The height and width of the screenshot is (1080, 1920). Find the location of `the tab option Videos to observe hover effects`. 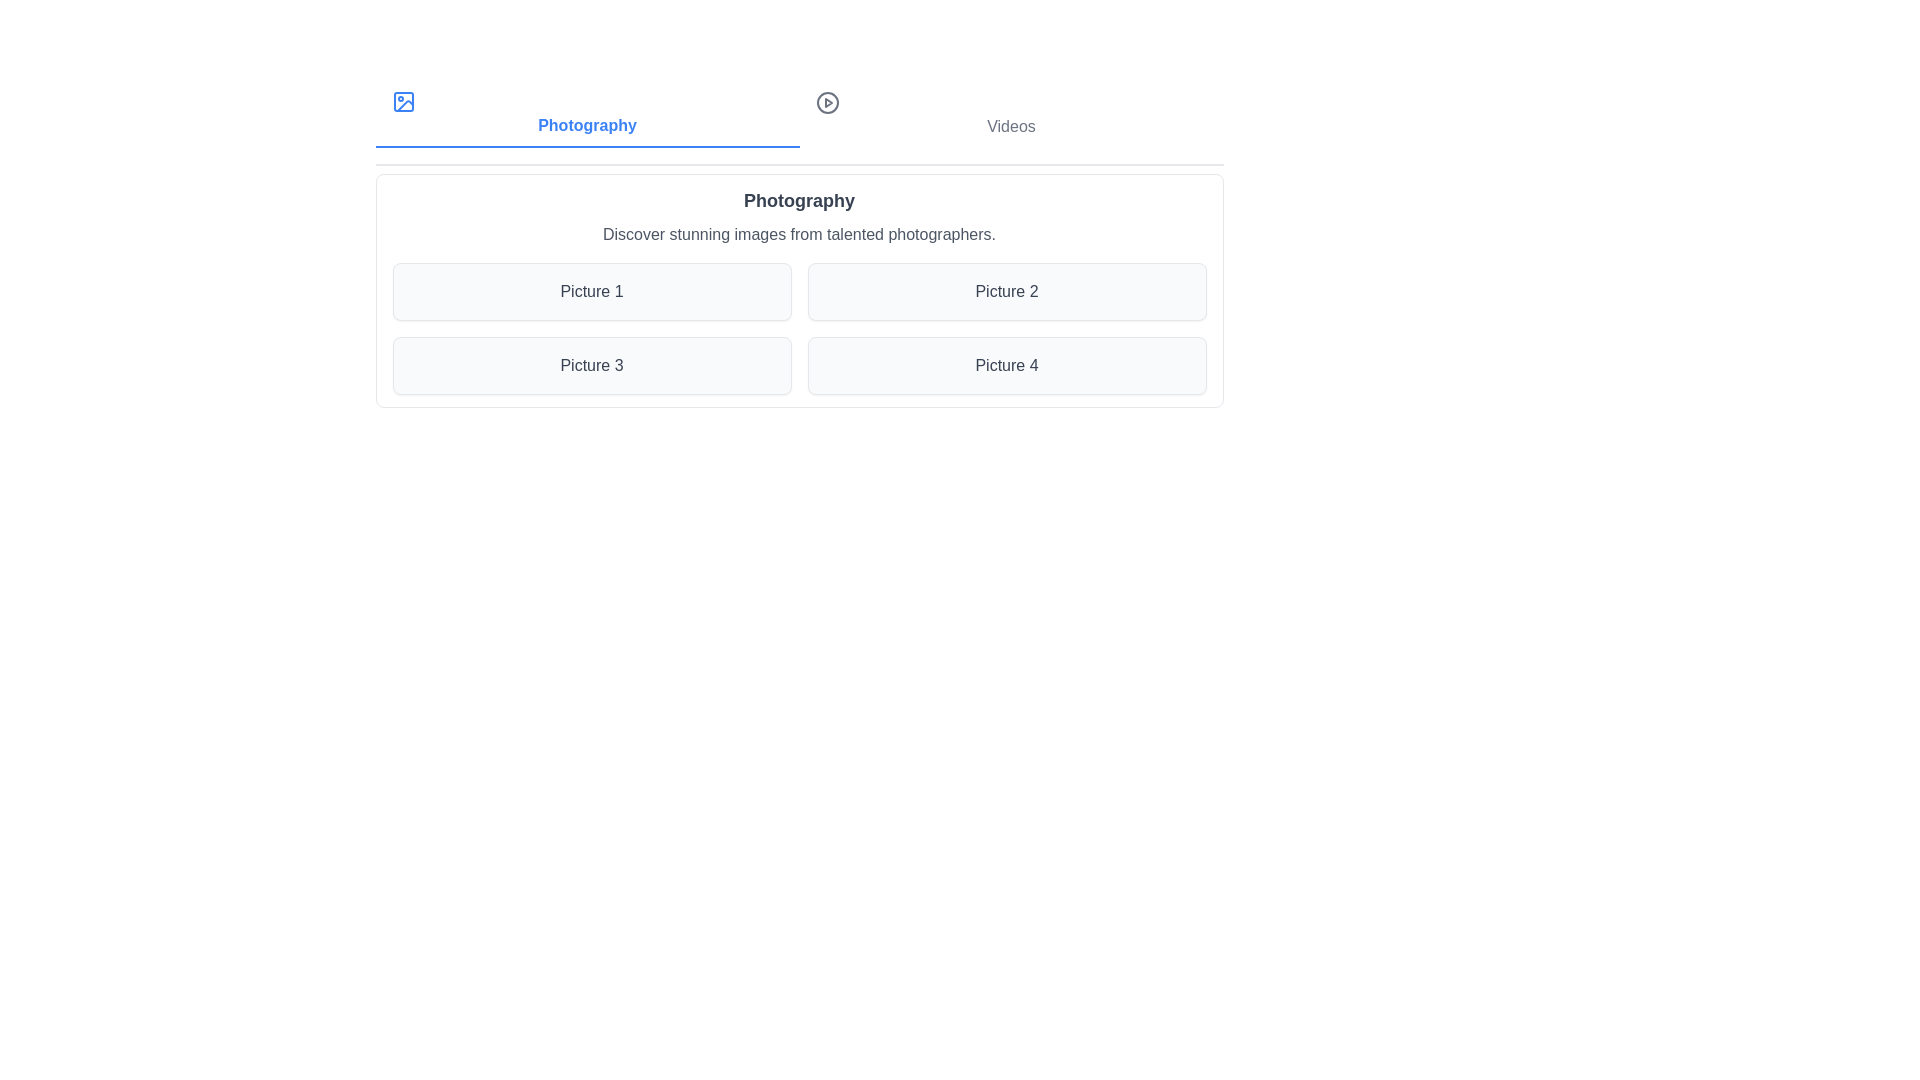

the tab option Videos to observe hover effects is located at coordinates (1011, 115).